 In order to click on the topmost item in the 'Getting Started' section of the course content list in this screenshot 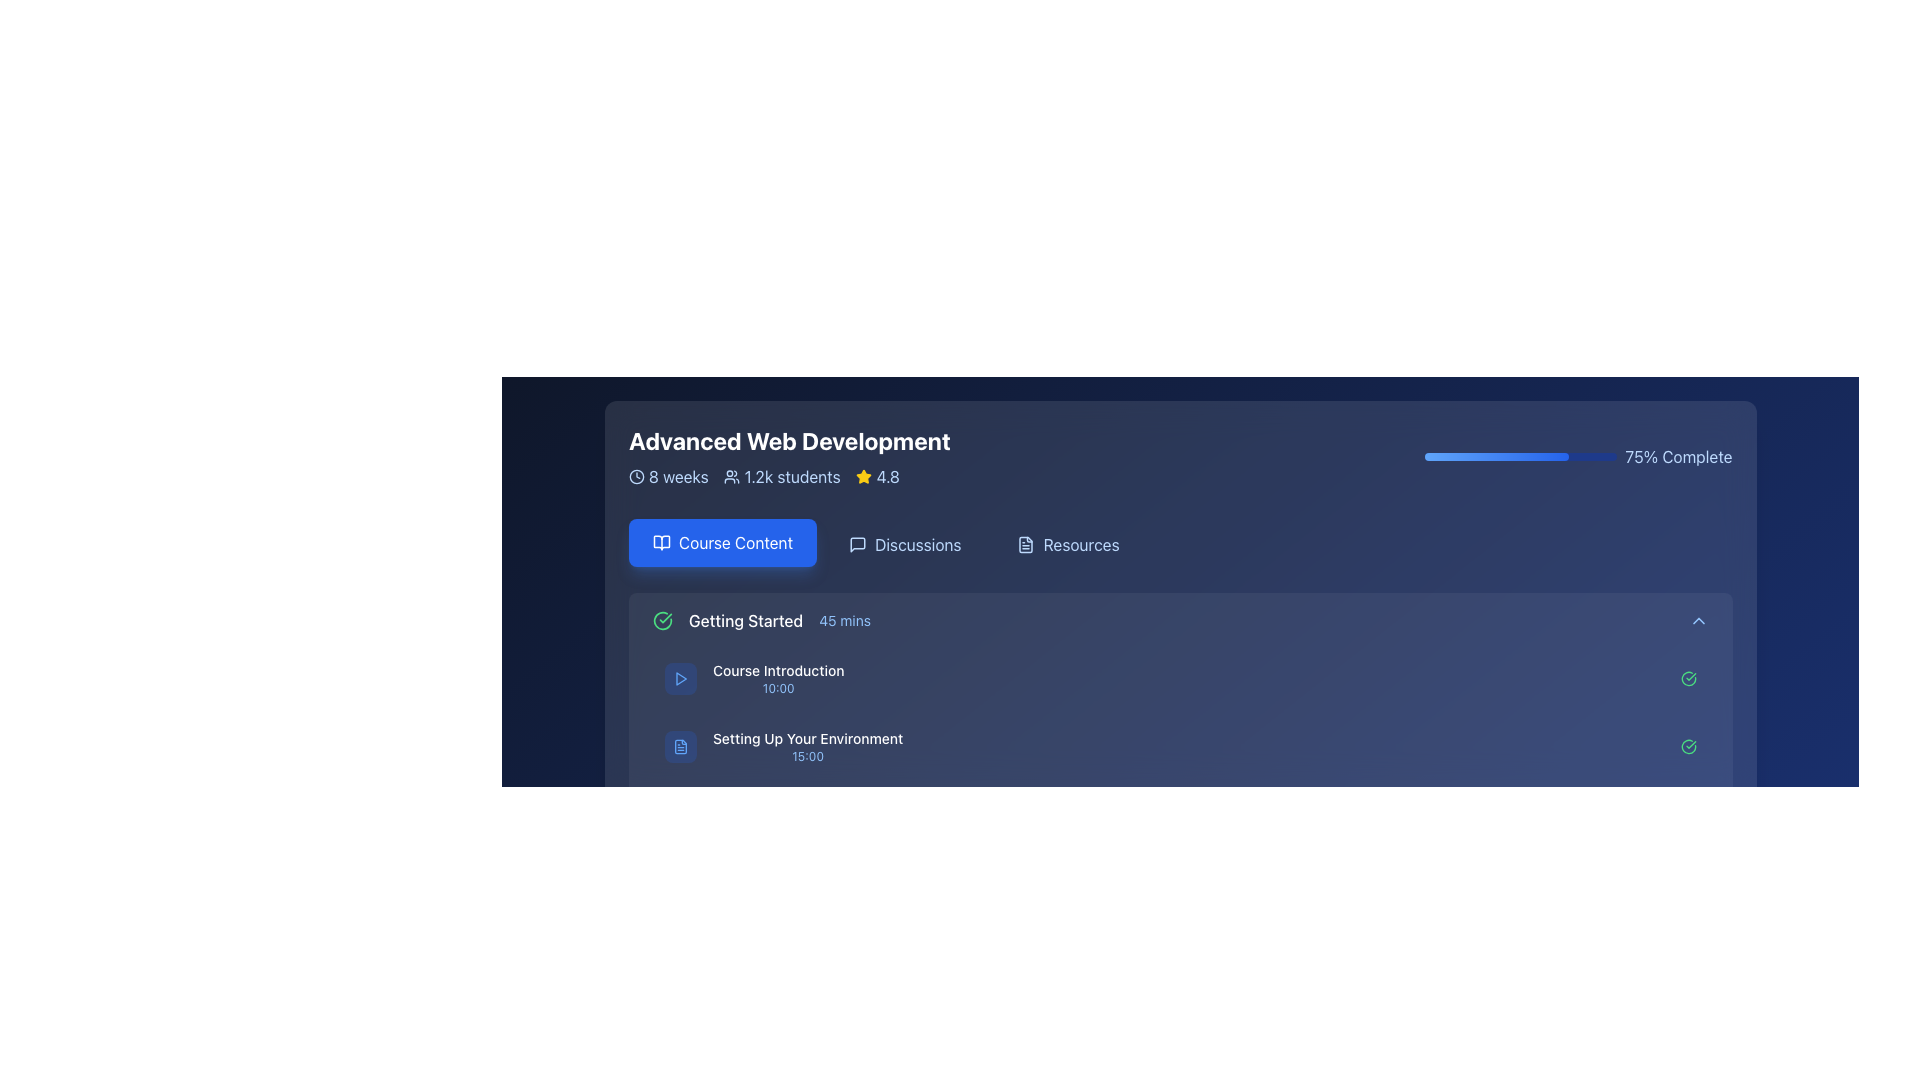, I will do `click(1180, 677)`.